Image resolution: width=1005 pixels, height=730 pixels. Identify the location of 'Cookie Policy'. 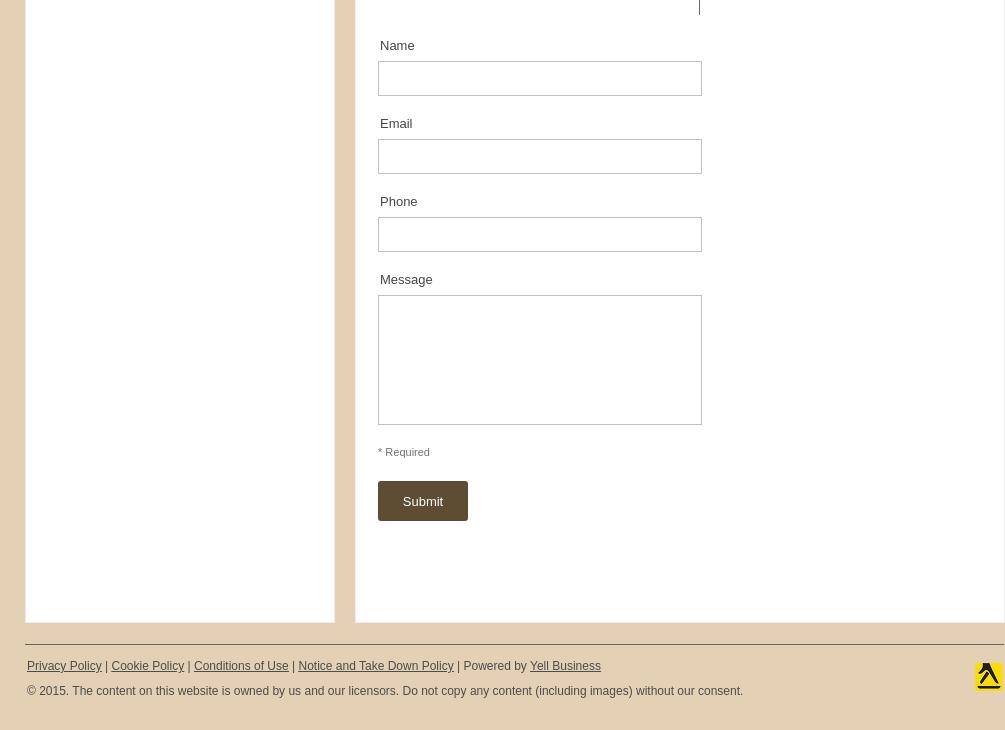
(147, 665).